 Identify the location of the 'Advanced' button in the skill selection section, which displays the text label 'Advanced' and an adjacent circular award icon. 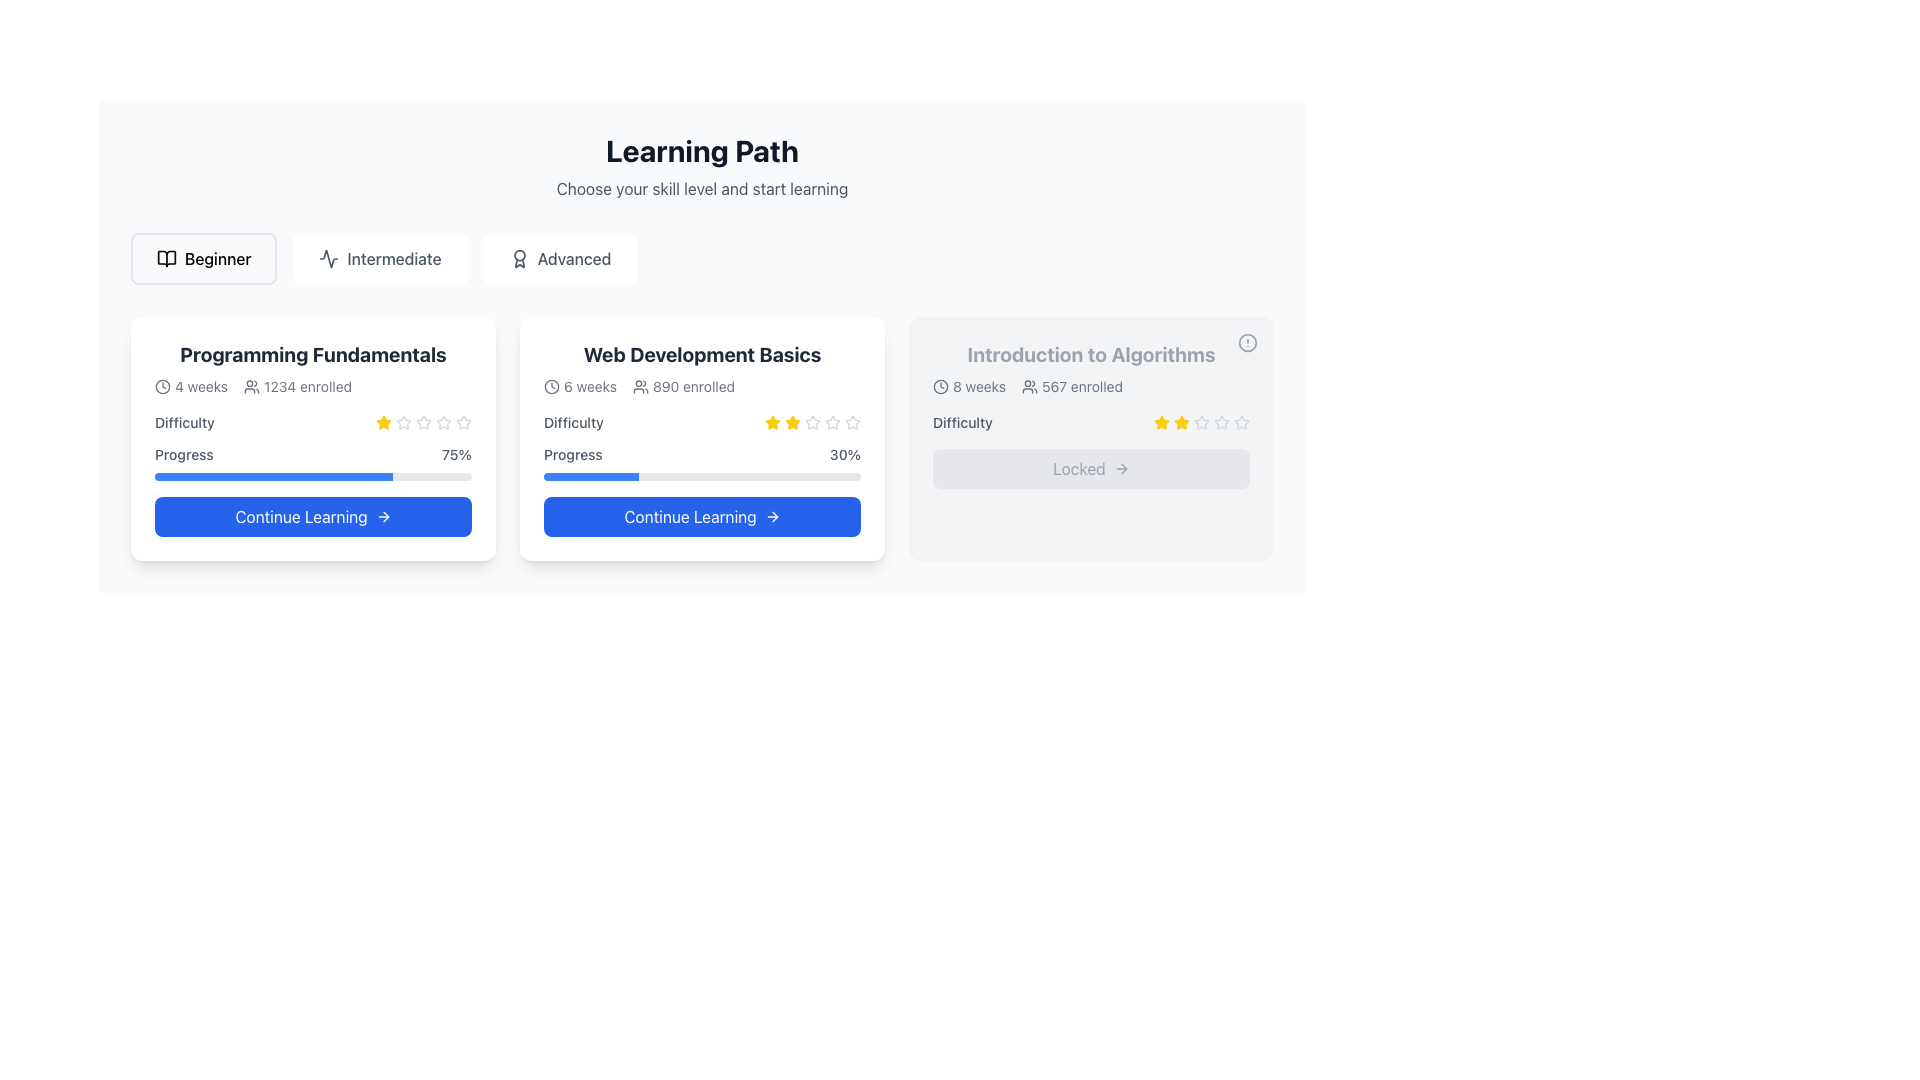
(560, 257).